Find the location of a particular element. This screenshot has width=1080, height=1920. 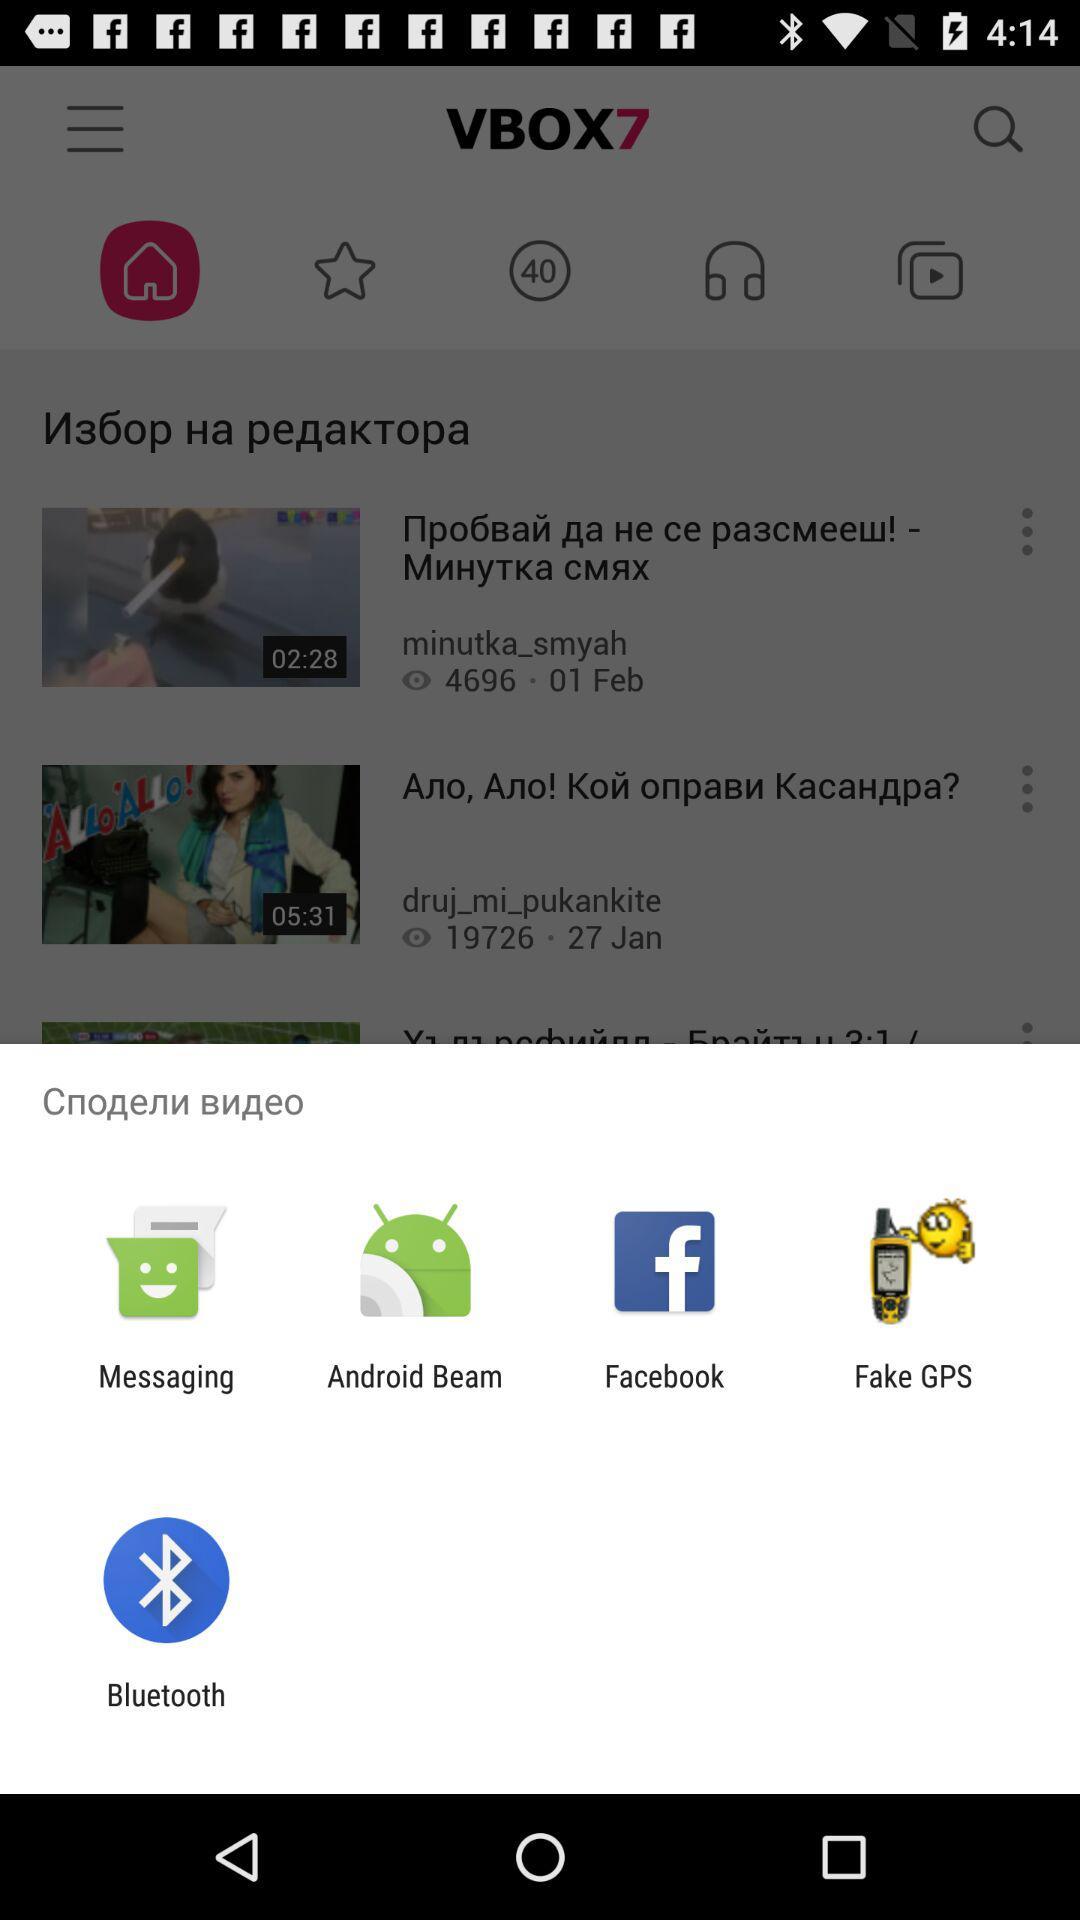

fake gps app is located at coordinates (913, 1392).